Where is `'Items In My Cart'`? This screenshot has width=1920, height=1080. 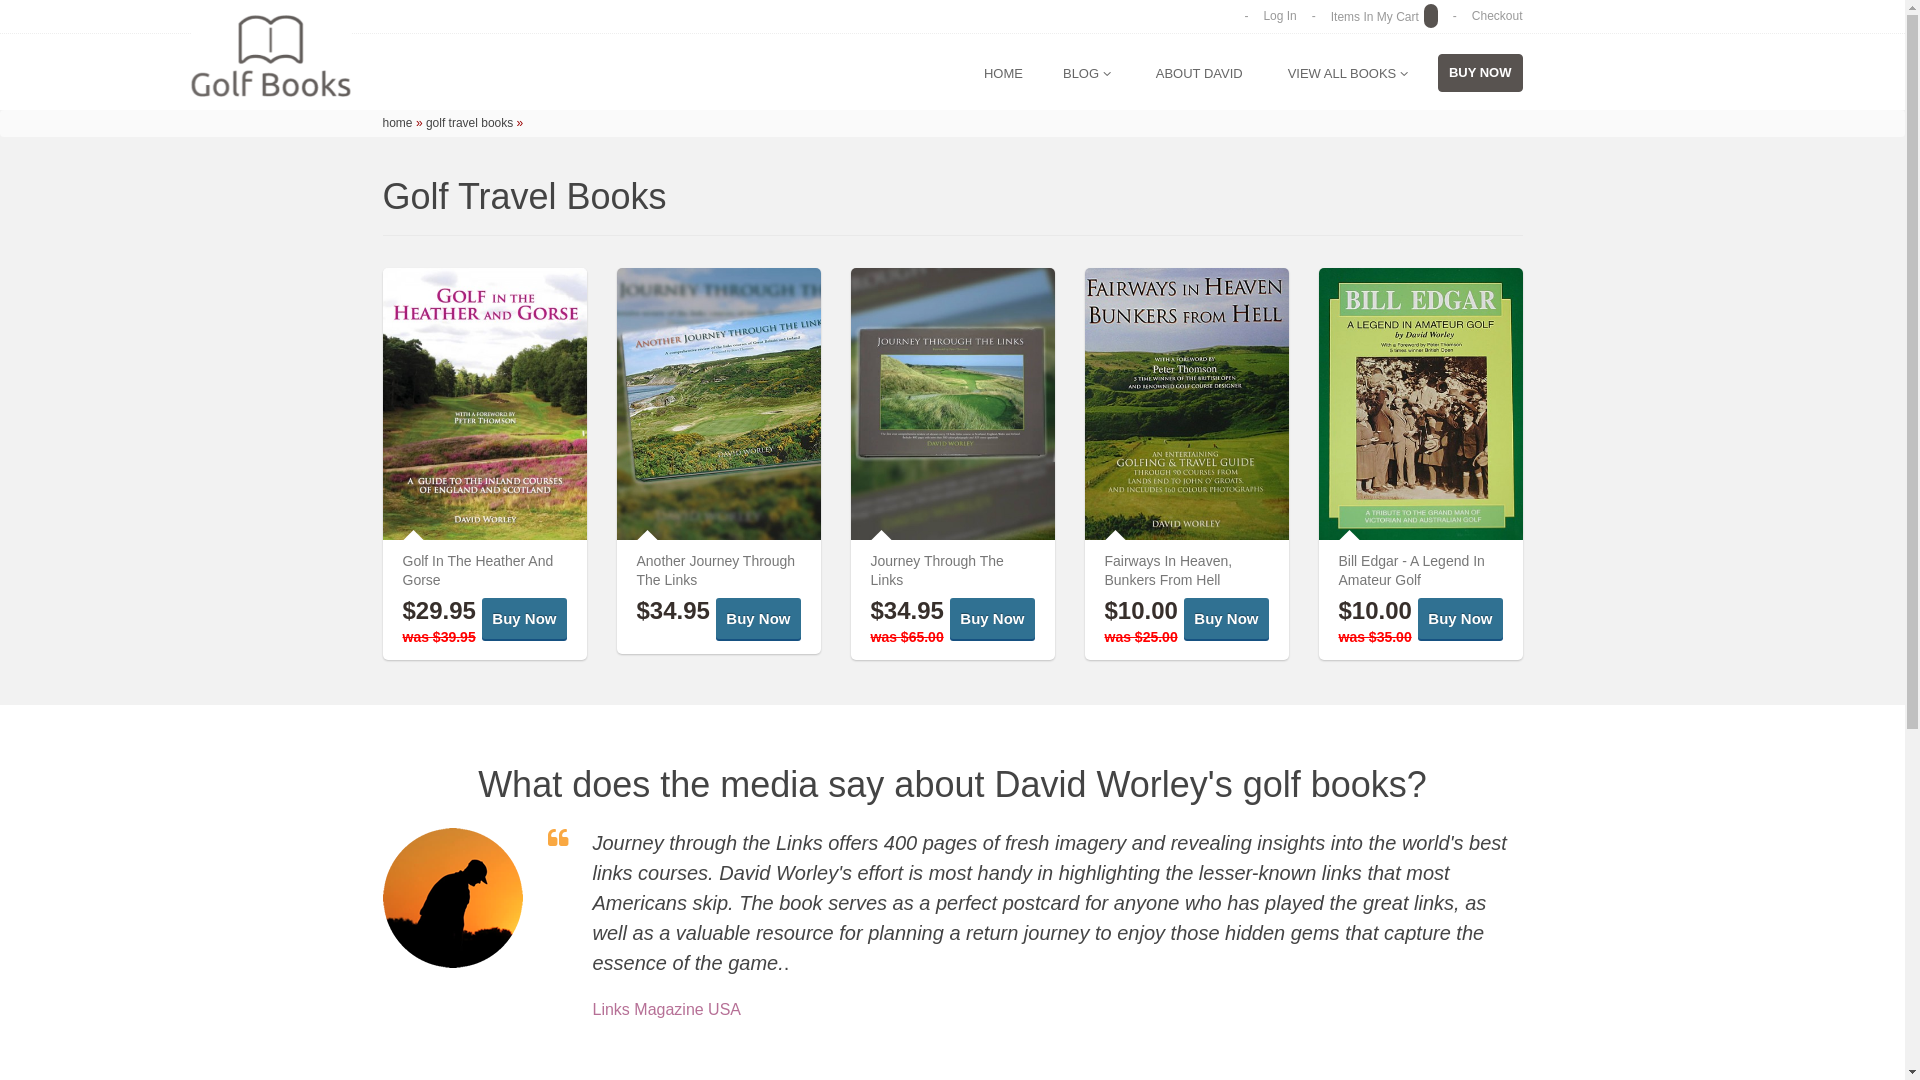
'Items In My Cart' is located at coordinates (1330, 16).